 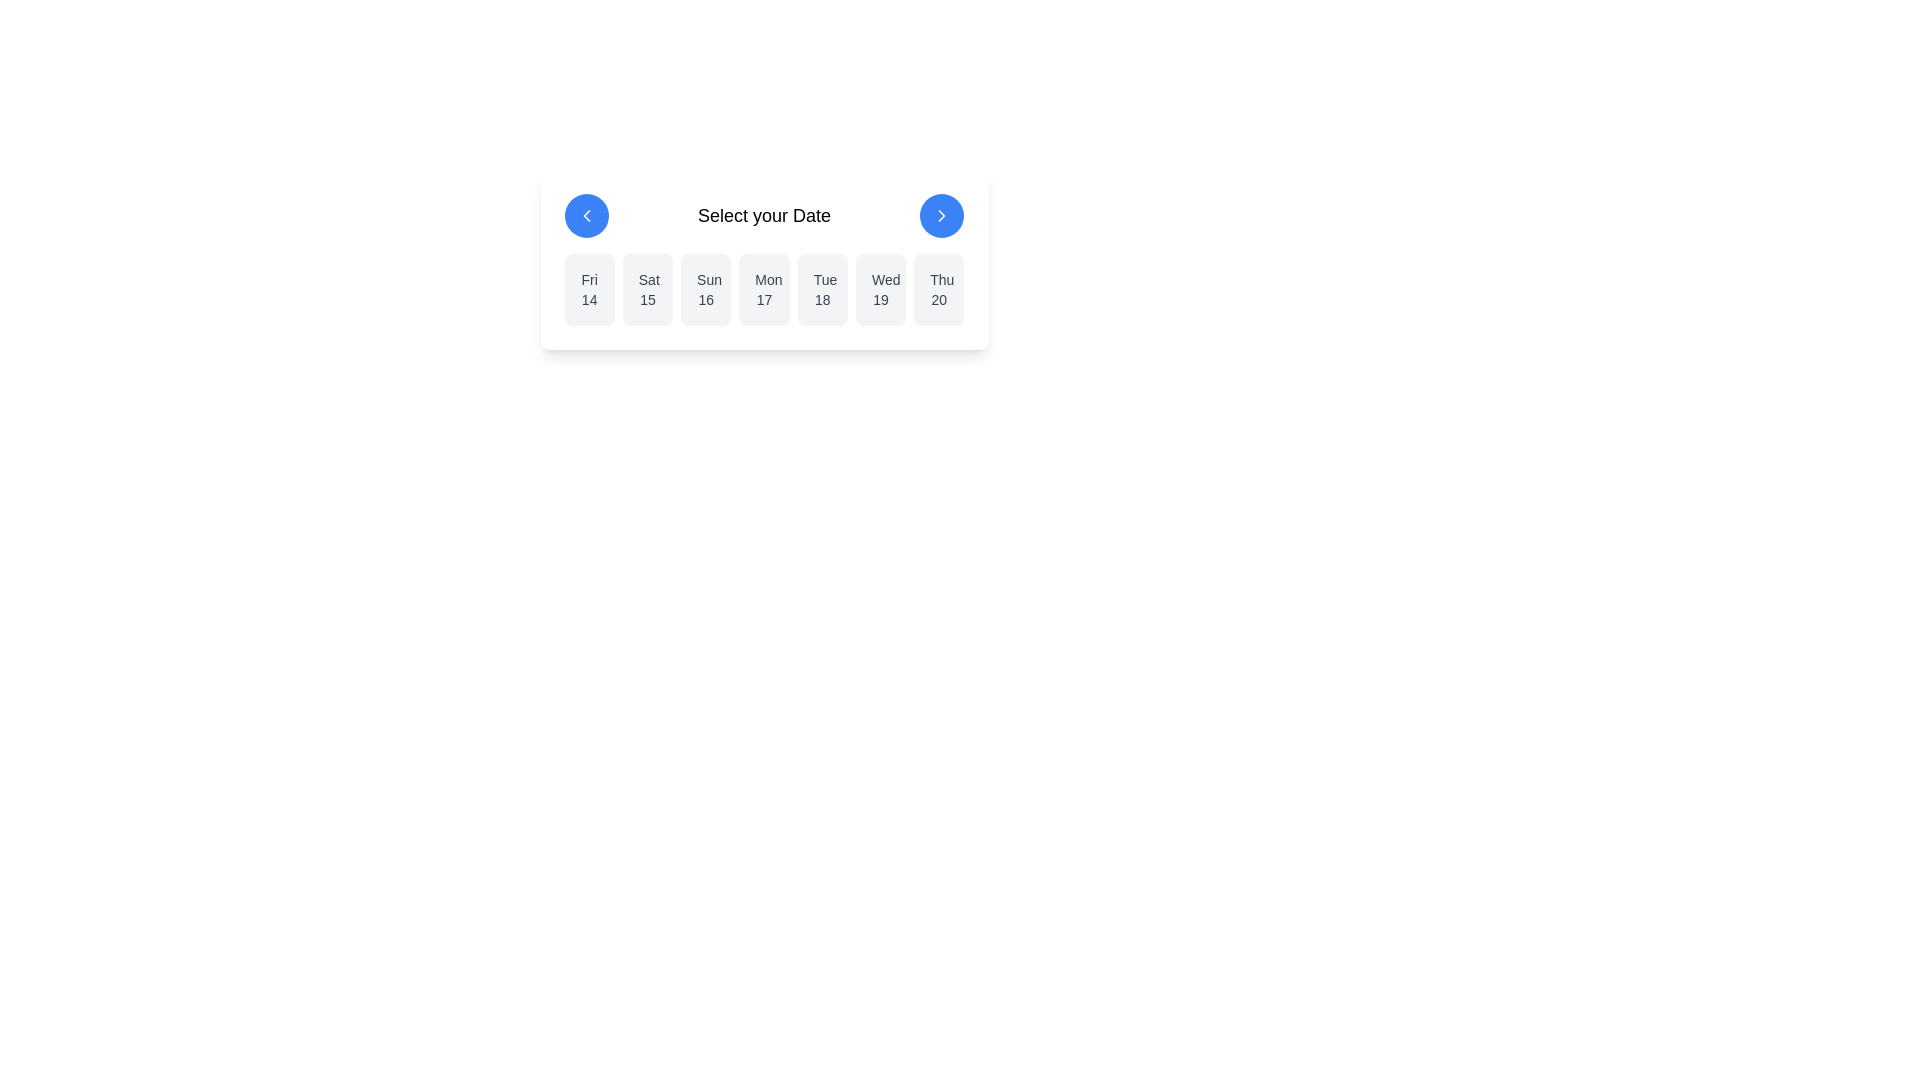 I want to click on the button representing Thursday, the 20th of the month, so click(x=938, y=289).